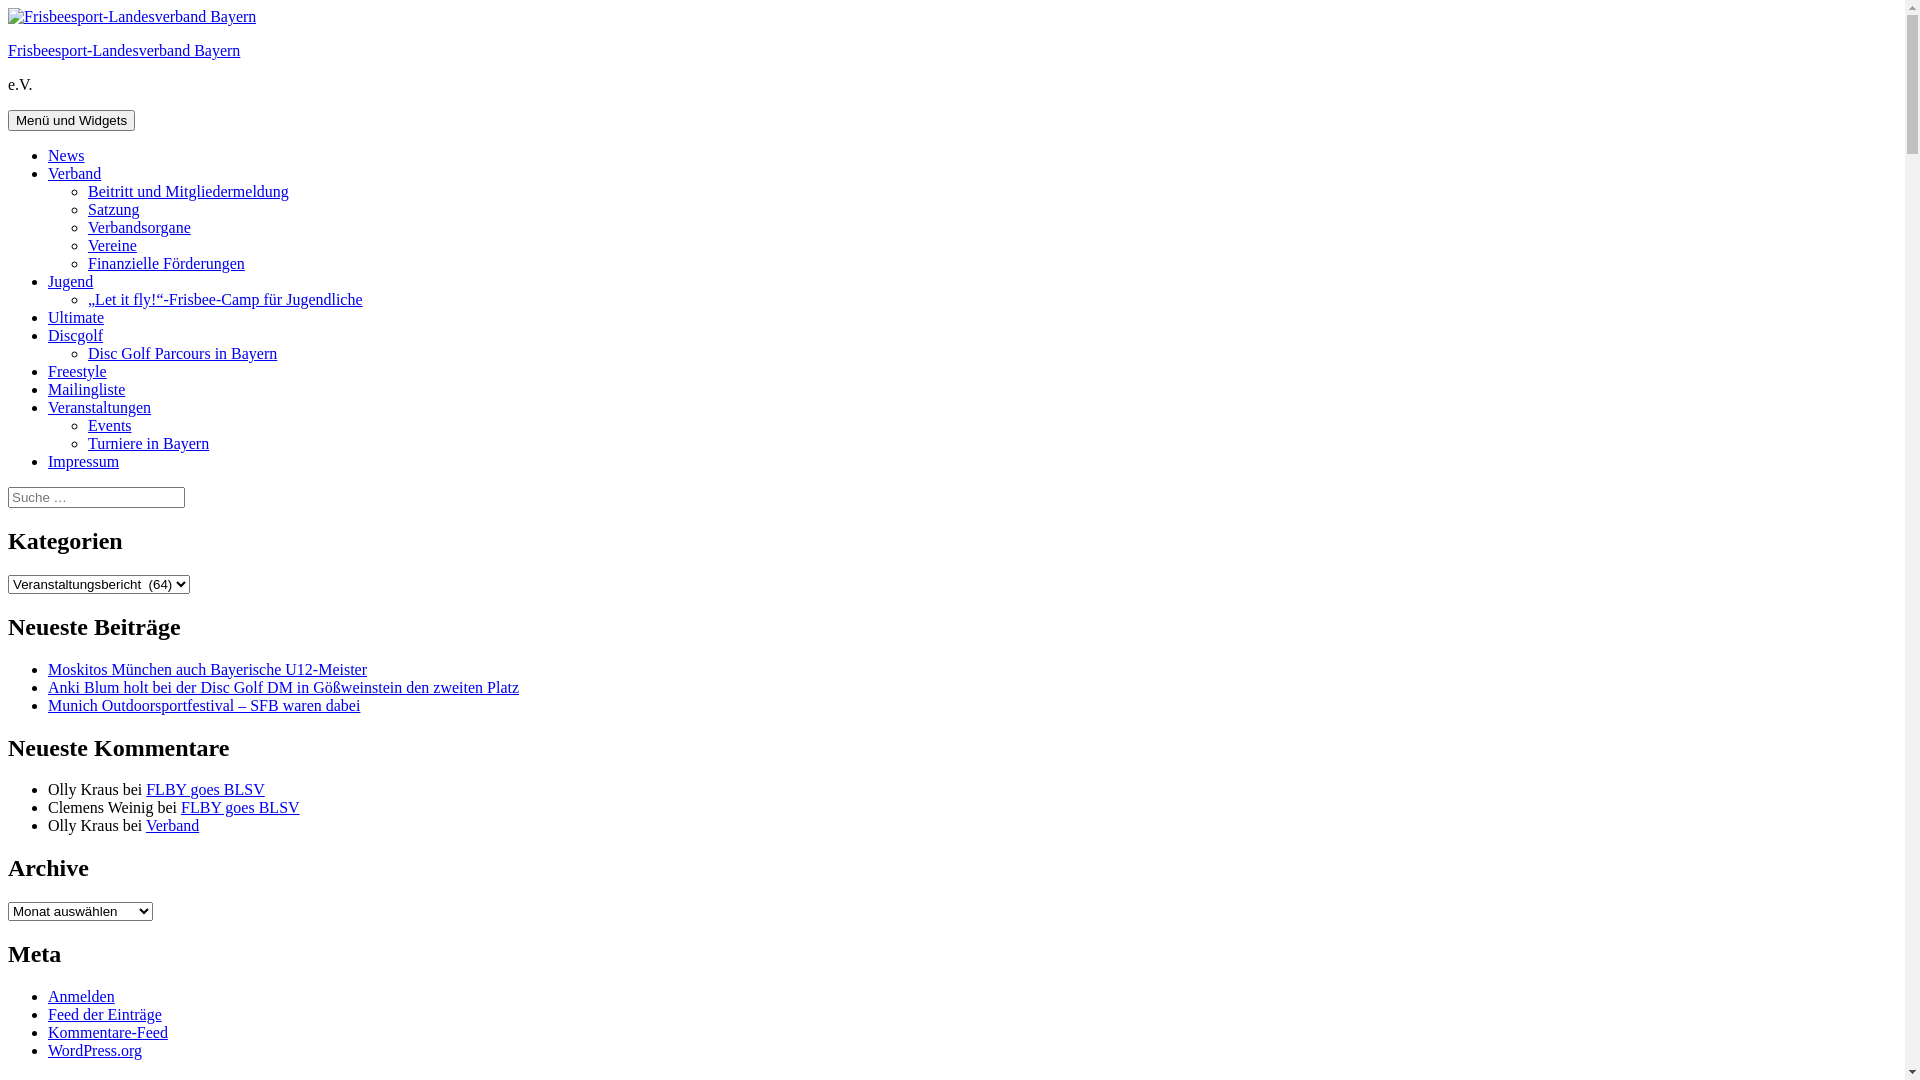 The width and height of the screenshot is (1920, 1080). I want to click on 'Zum Inhalt springen', so click(7, 7).